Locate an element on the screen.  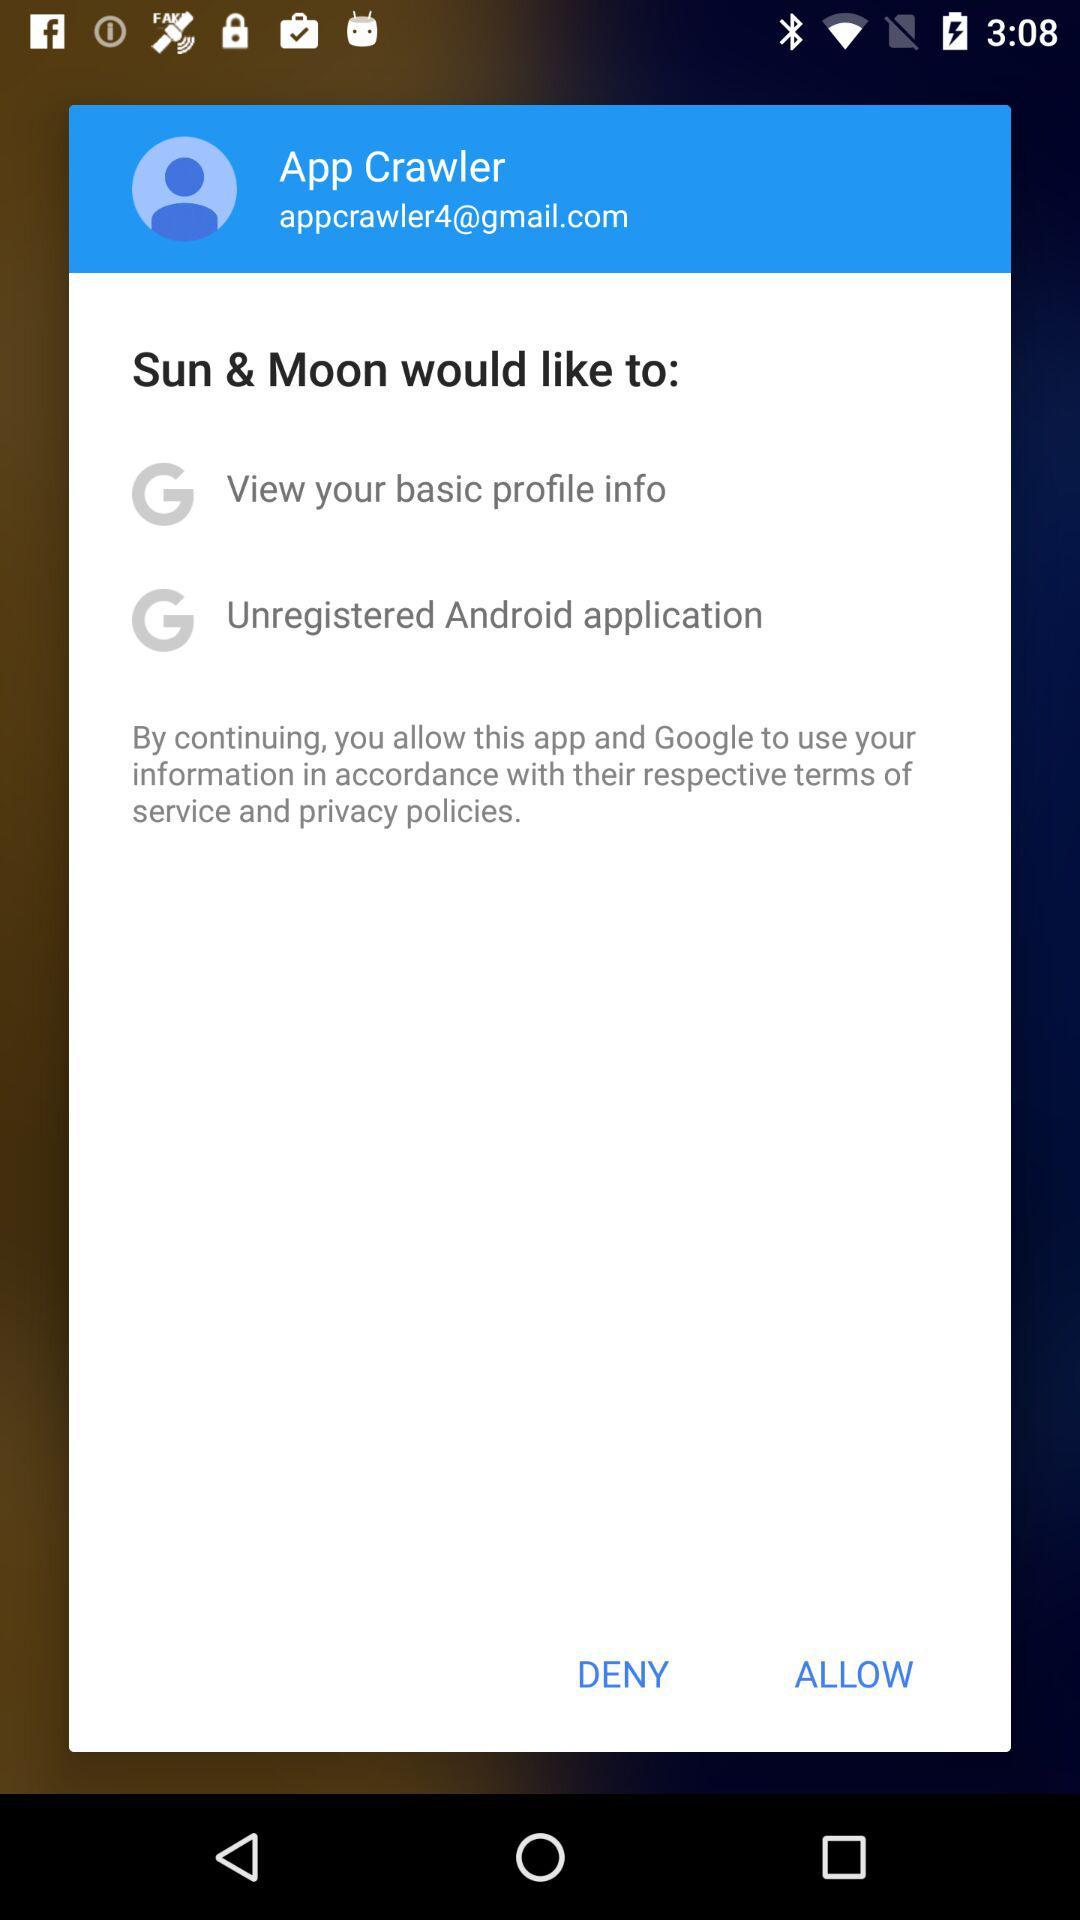
unregistered android application icon is located at coordinates (494, 612).